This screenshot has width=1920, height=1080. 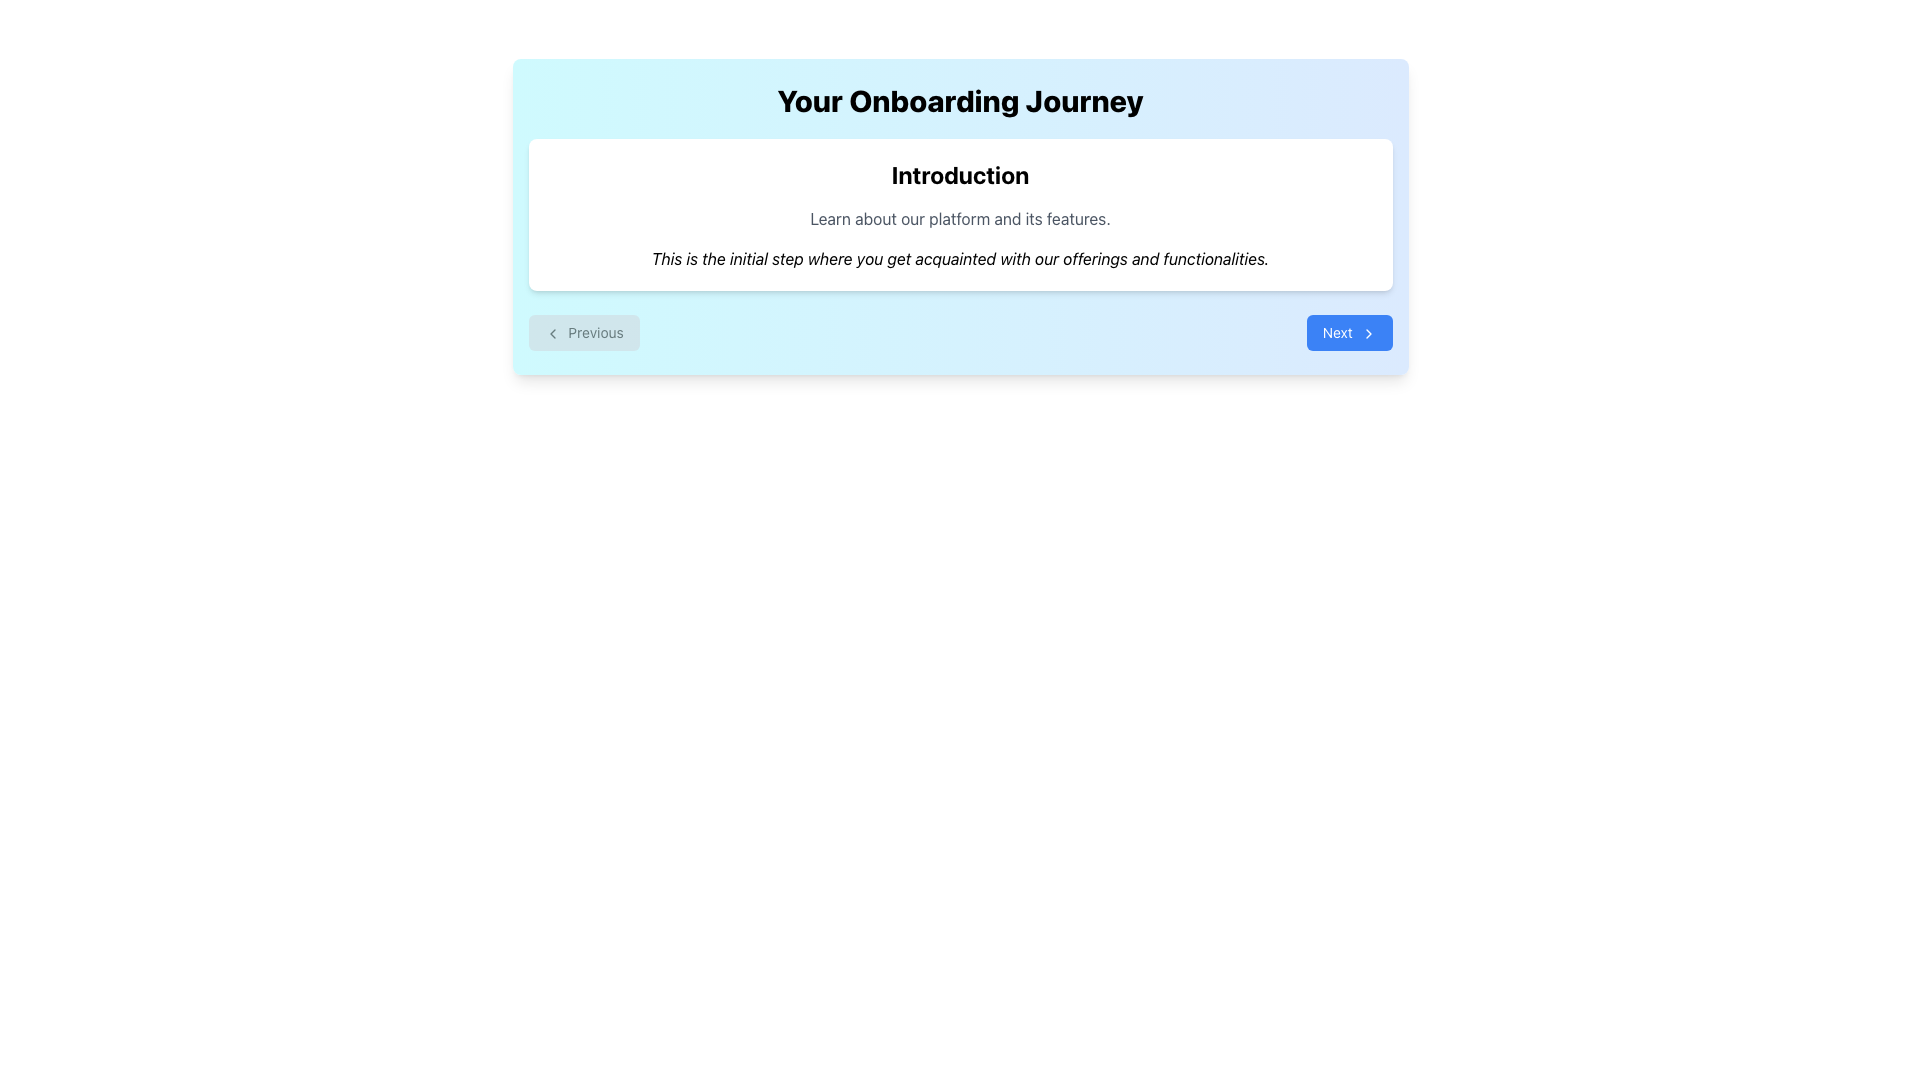 What do you see at coordinates (583, 331) in the screenshot?
I see `the 'Previous' button with a gray background and left-pointing chevron icon` at bounding box center [583, 331].